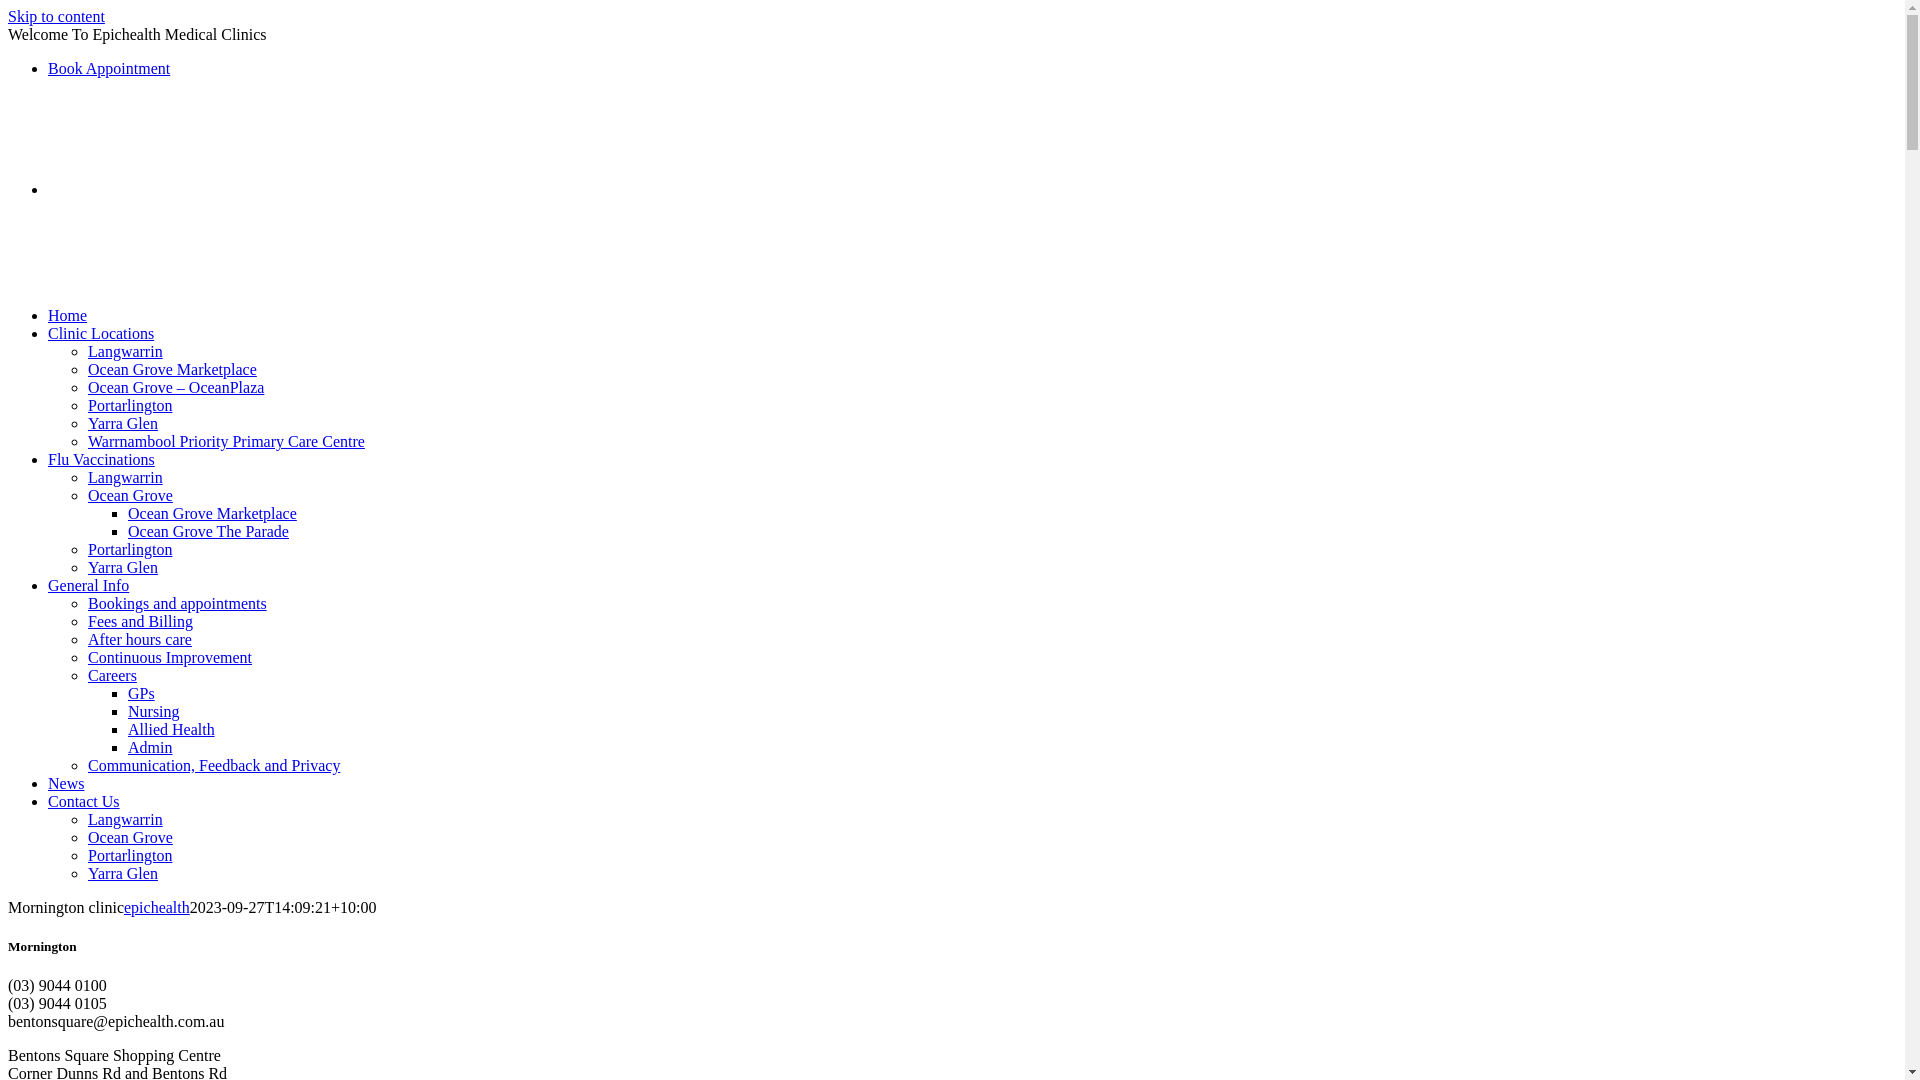 The width and height of the screenshot is (1920, 1080). What do you see at coordinates (148, 747) in the screenshot?
I see `'Admin'` at bounding box center [148, 747].